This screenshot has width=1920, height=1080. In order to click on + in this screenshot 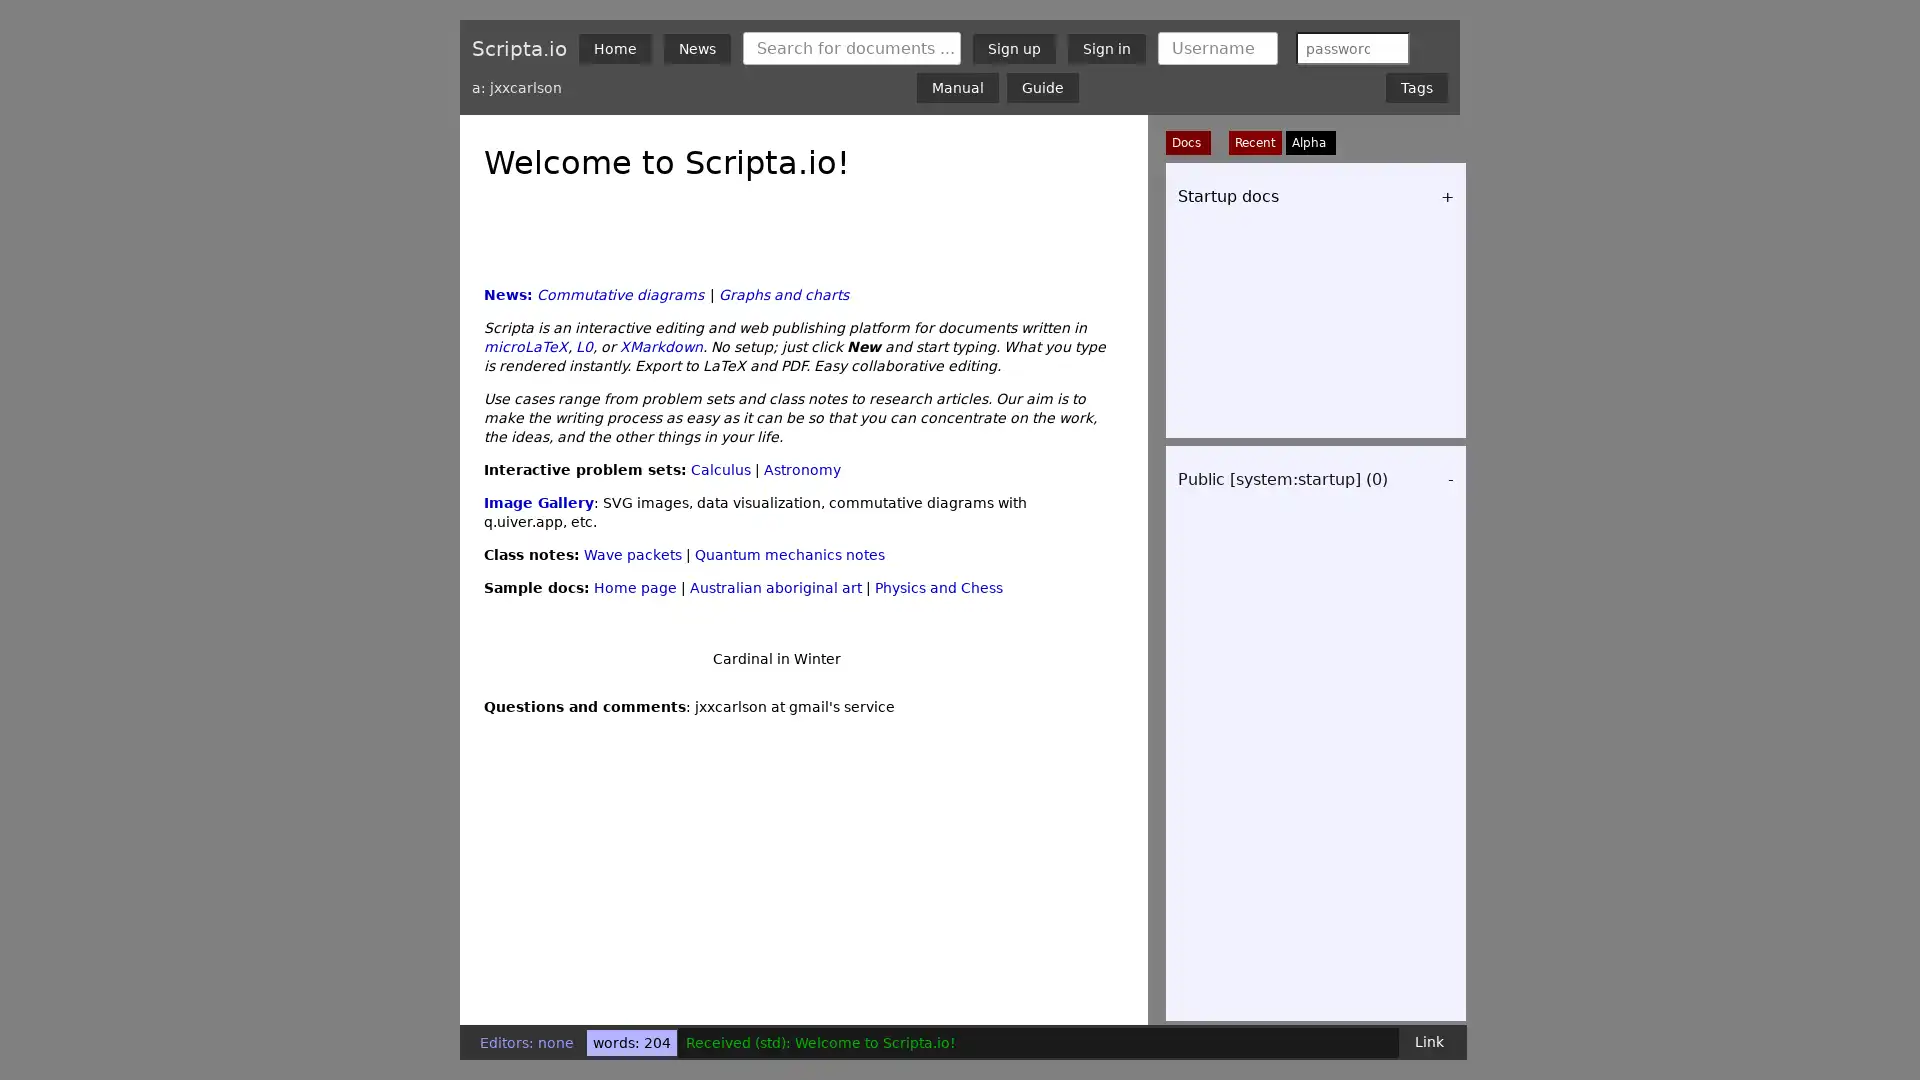, I will do `click(1447, 196)`.